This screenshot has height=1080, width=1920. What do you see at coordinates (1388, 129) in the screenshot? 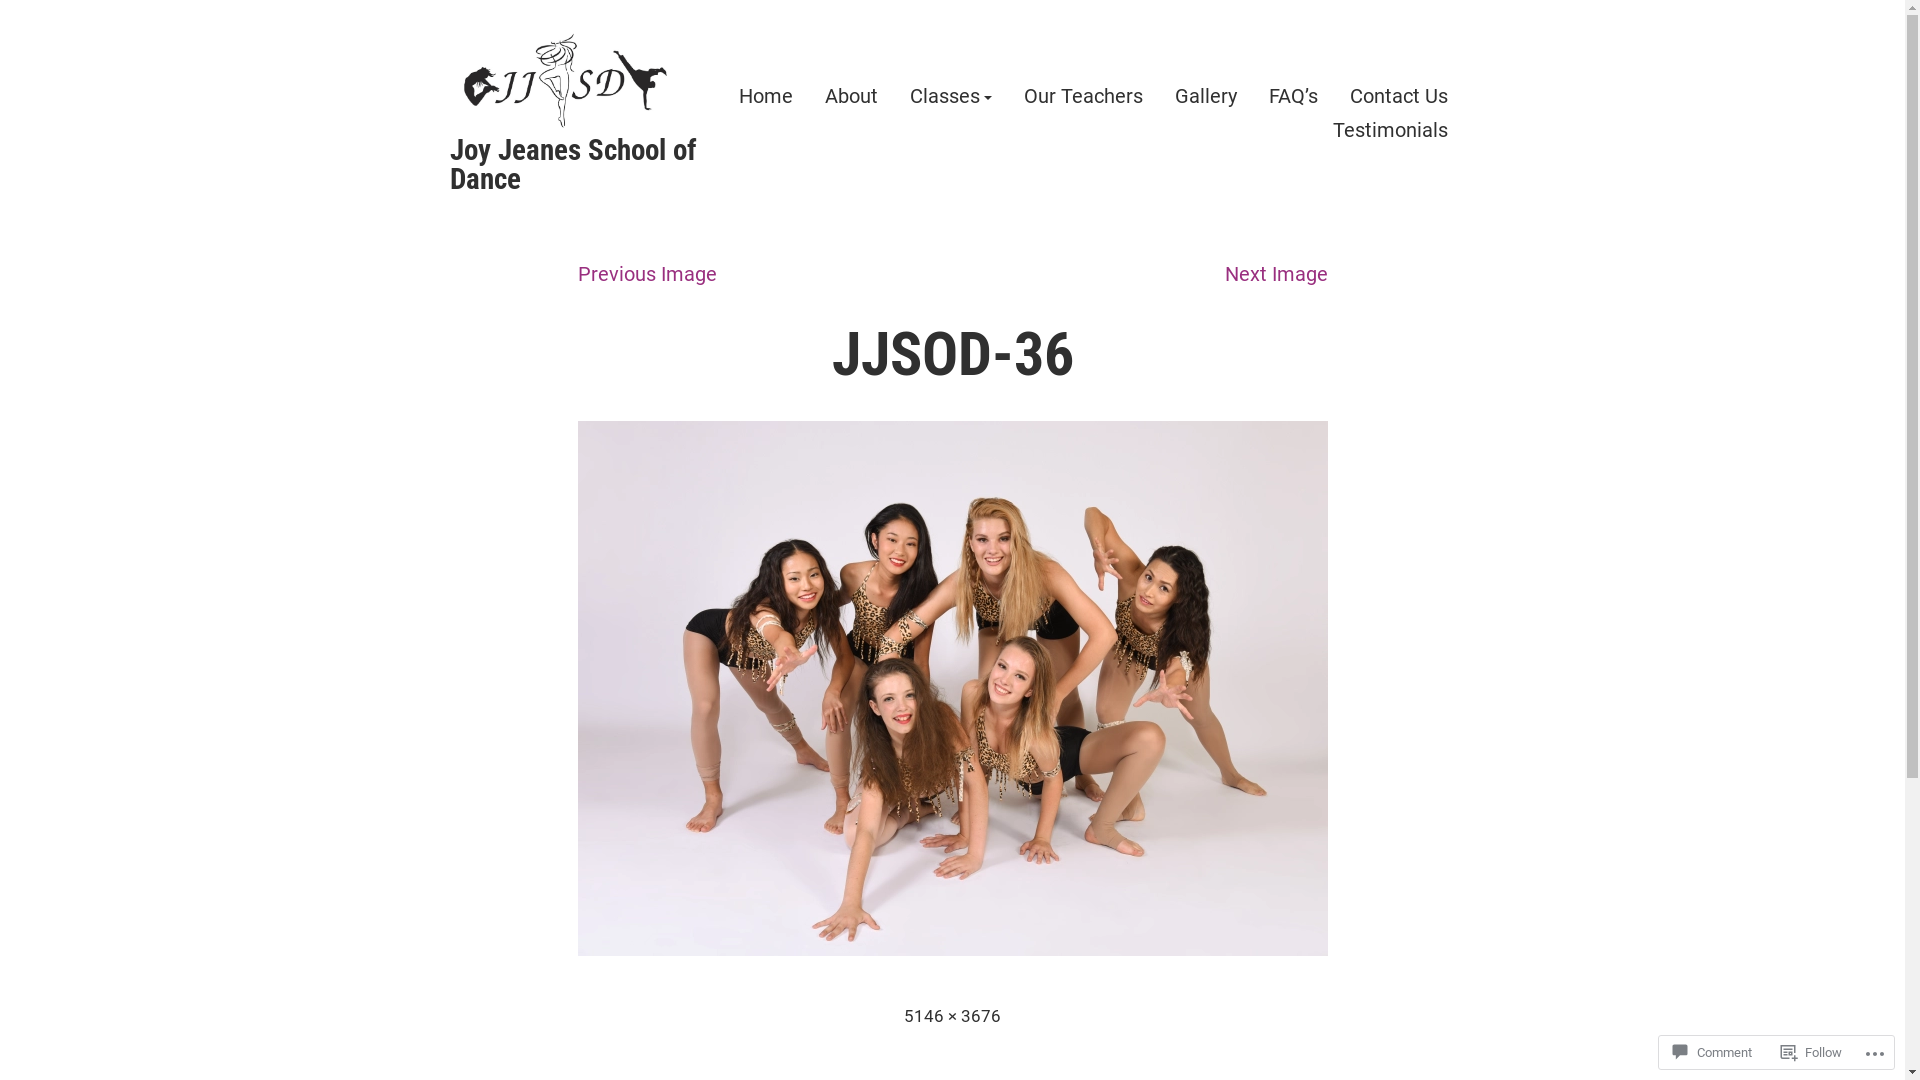
I see `'Testimonials'` at bounding box center [1388, 129].